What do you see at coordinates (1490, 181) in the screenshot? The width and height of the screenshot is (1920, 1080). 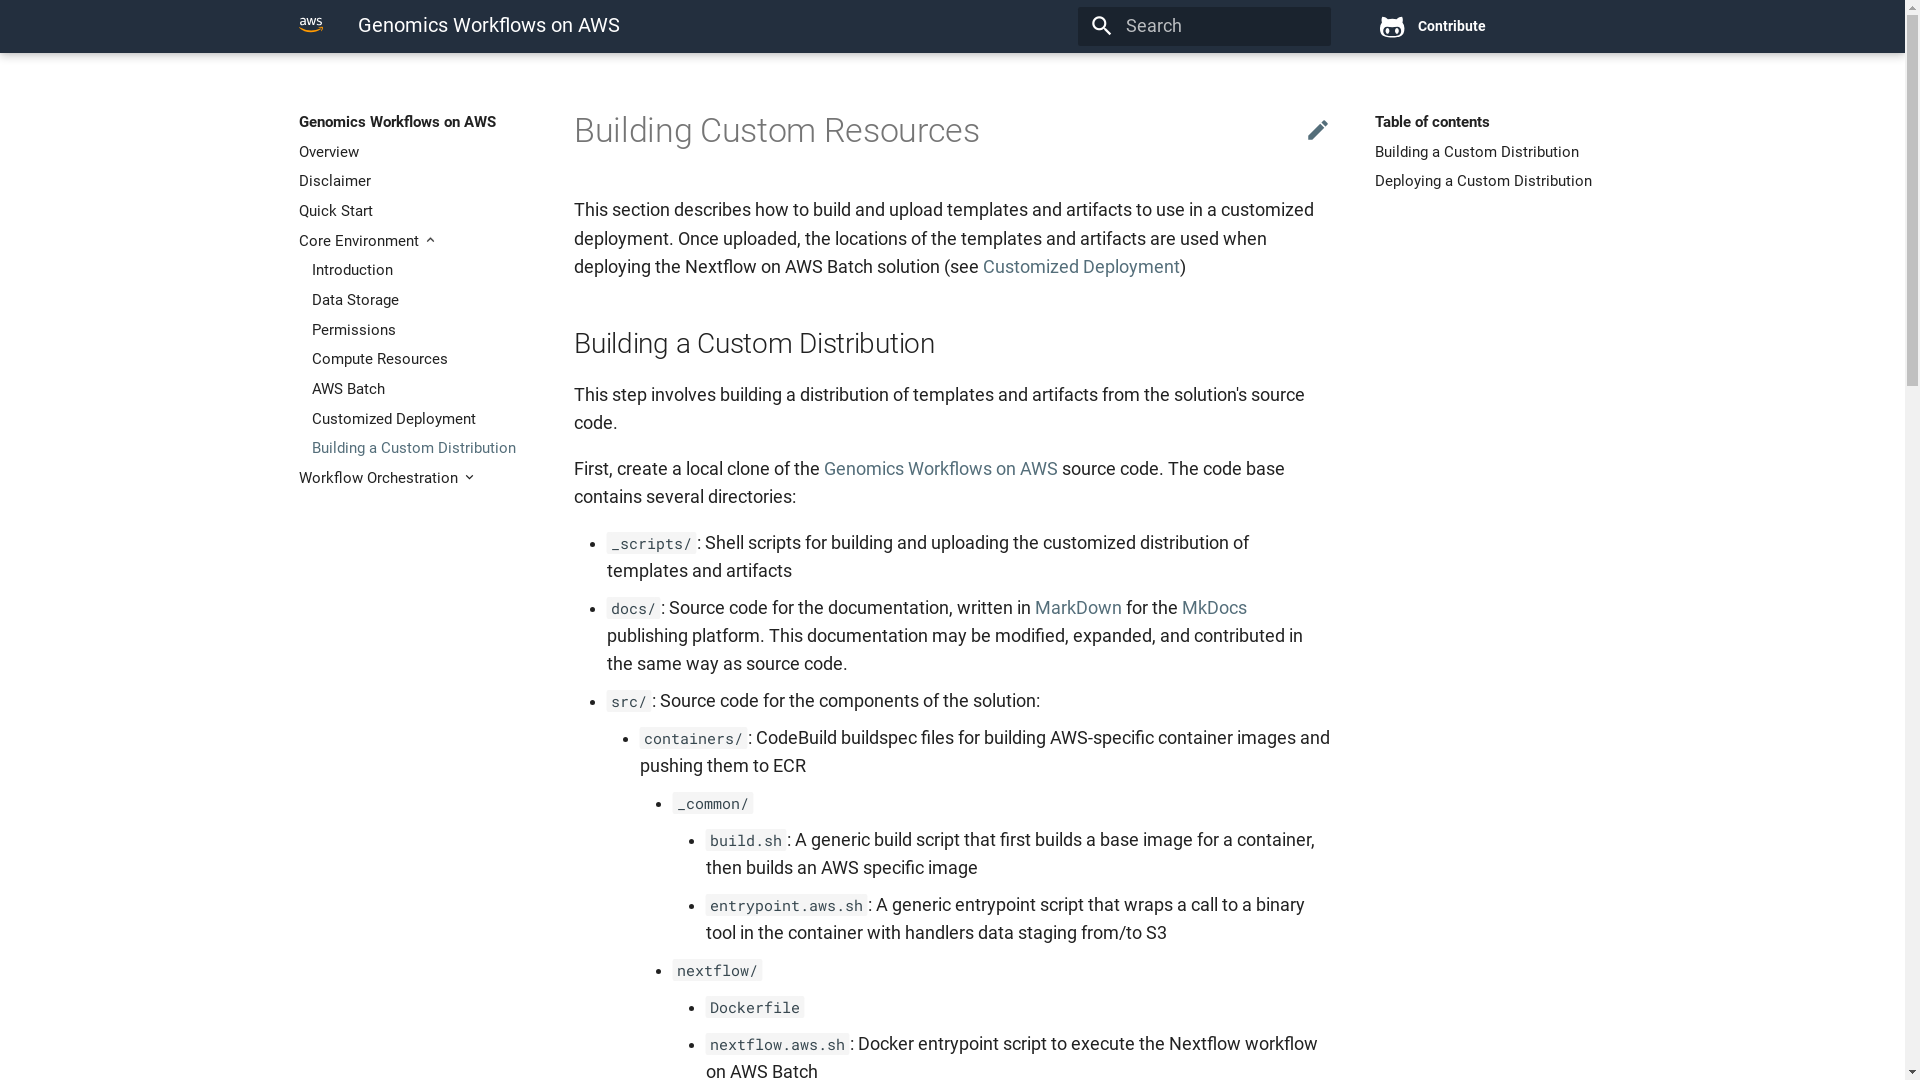 I see `'Deploying a Custom Distribution'` at bounding box center [1490, 181].